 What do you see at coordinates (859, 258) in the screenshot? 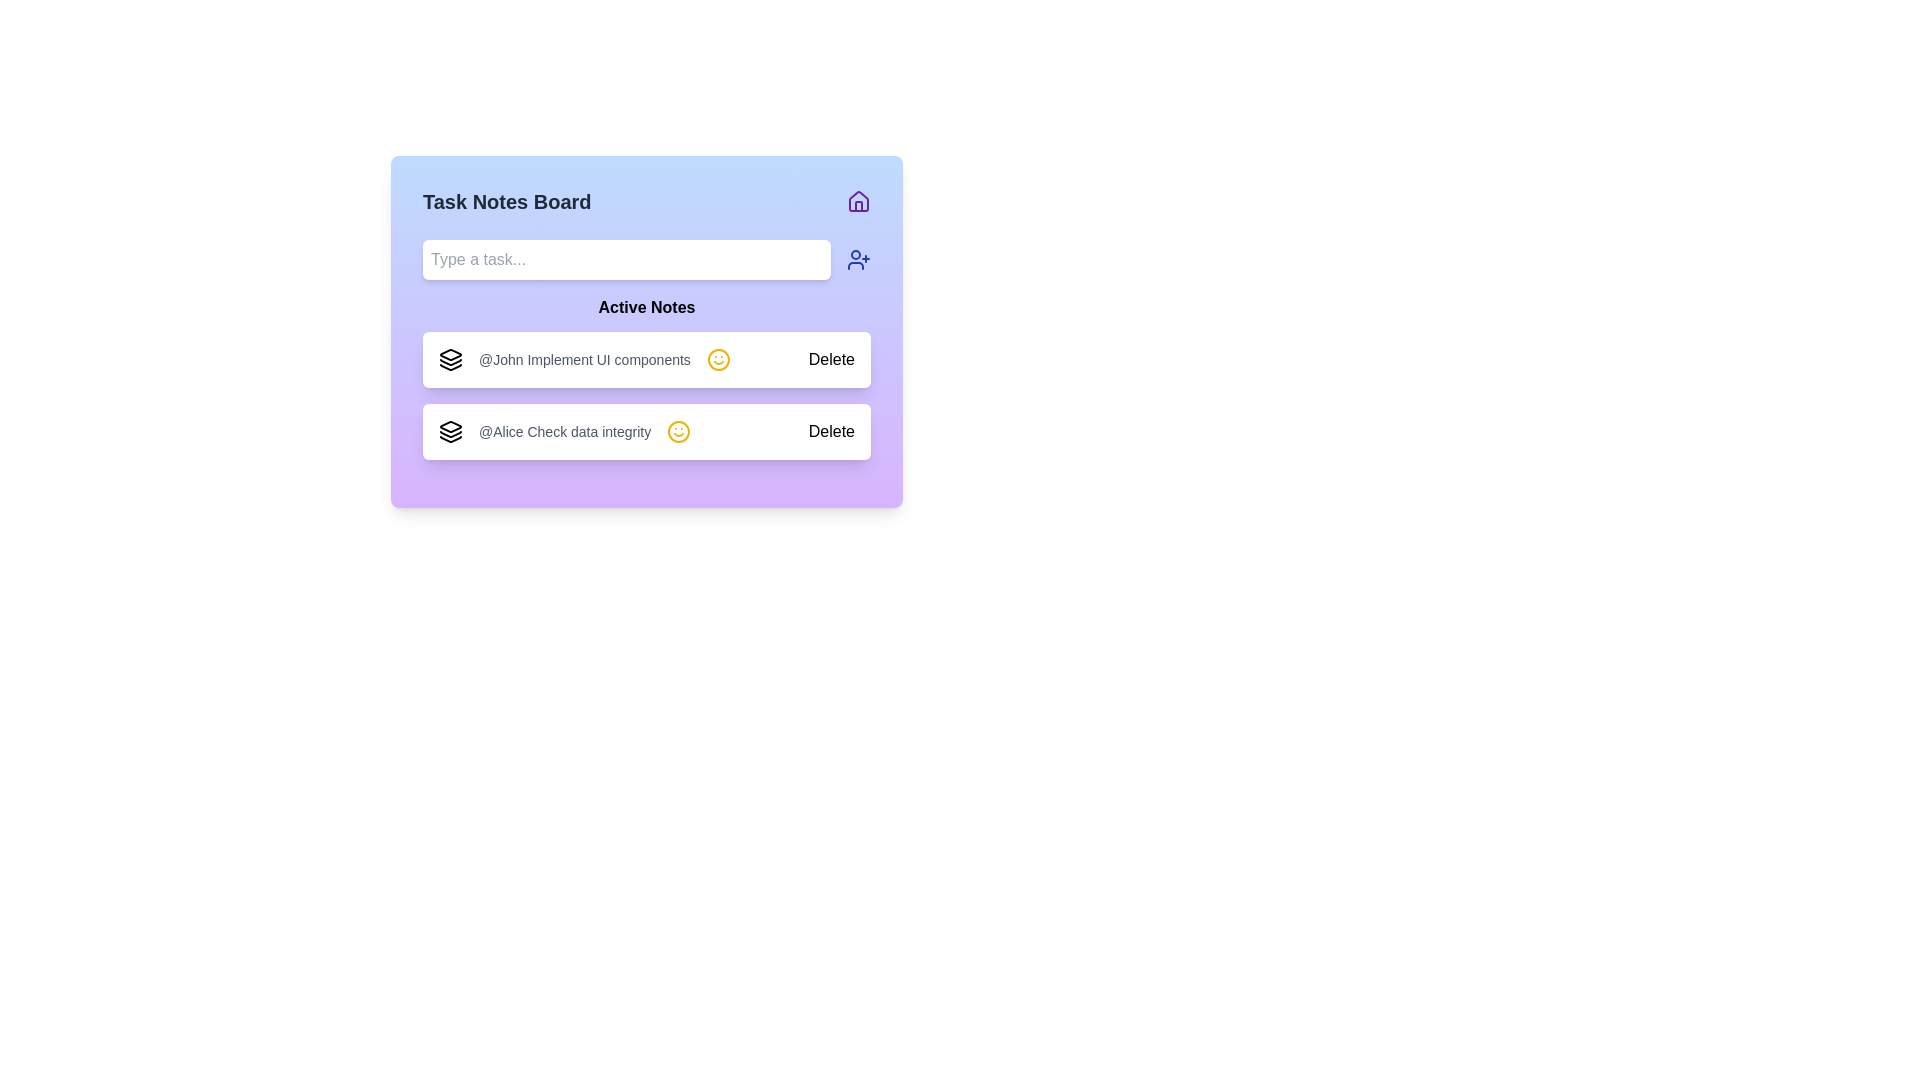
I see `the 'Add User' button located to the immediate right of the 'Type a task...' input box` at bounding box center [859, 258].